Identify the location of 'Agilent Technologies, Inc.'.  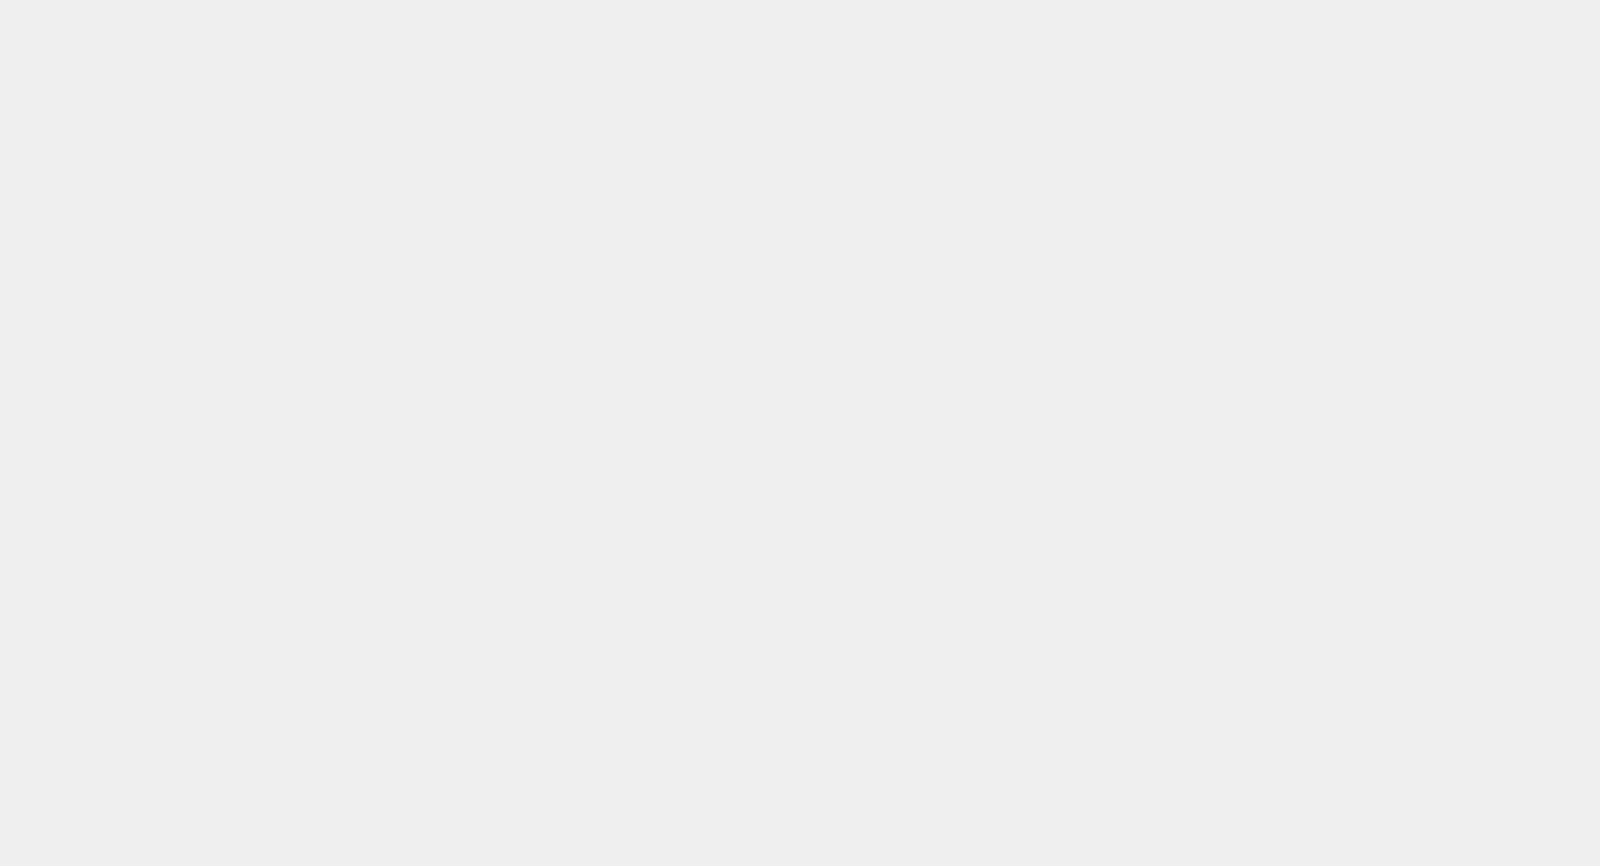
(280, 159).